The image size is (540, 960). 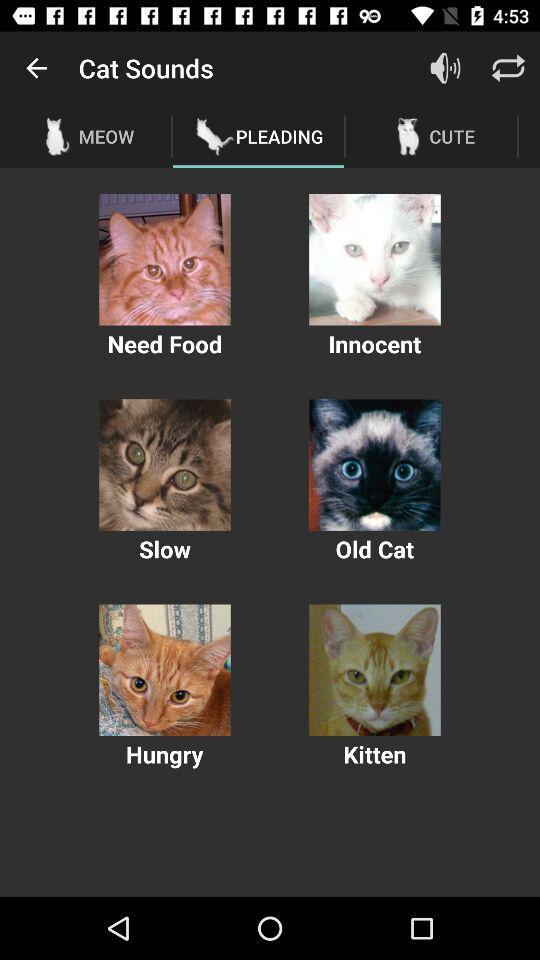 I want to click on on loop, so click(x=508, y=68).